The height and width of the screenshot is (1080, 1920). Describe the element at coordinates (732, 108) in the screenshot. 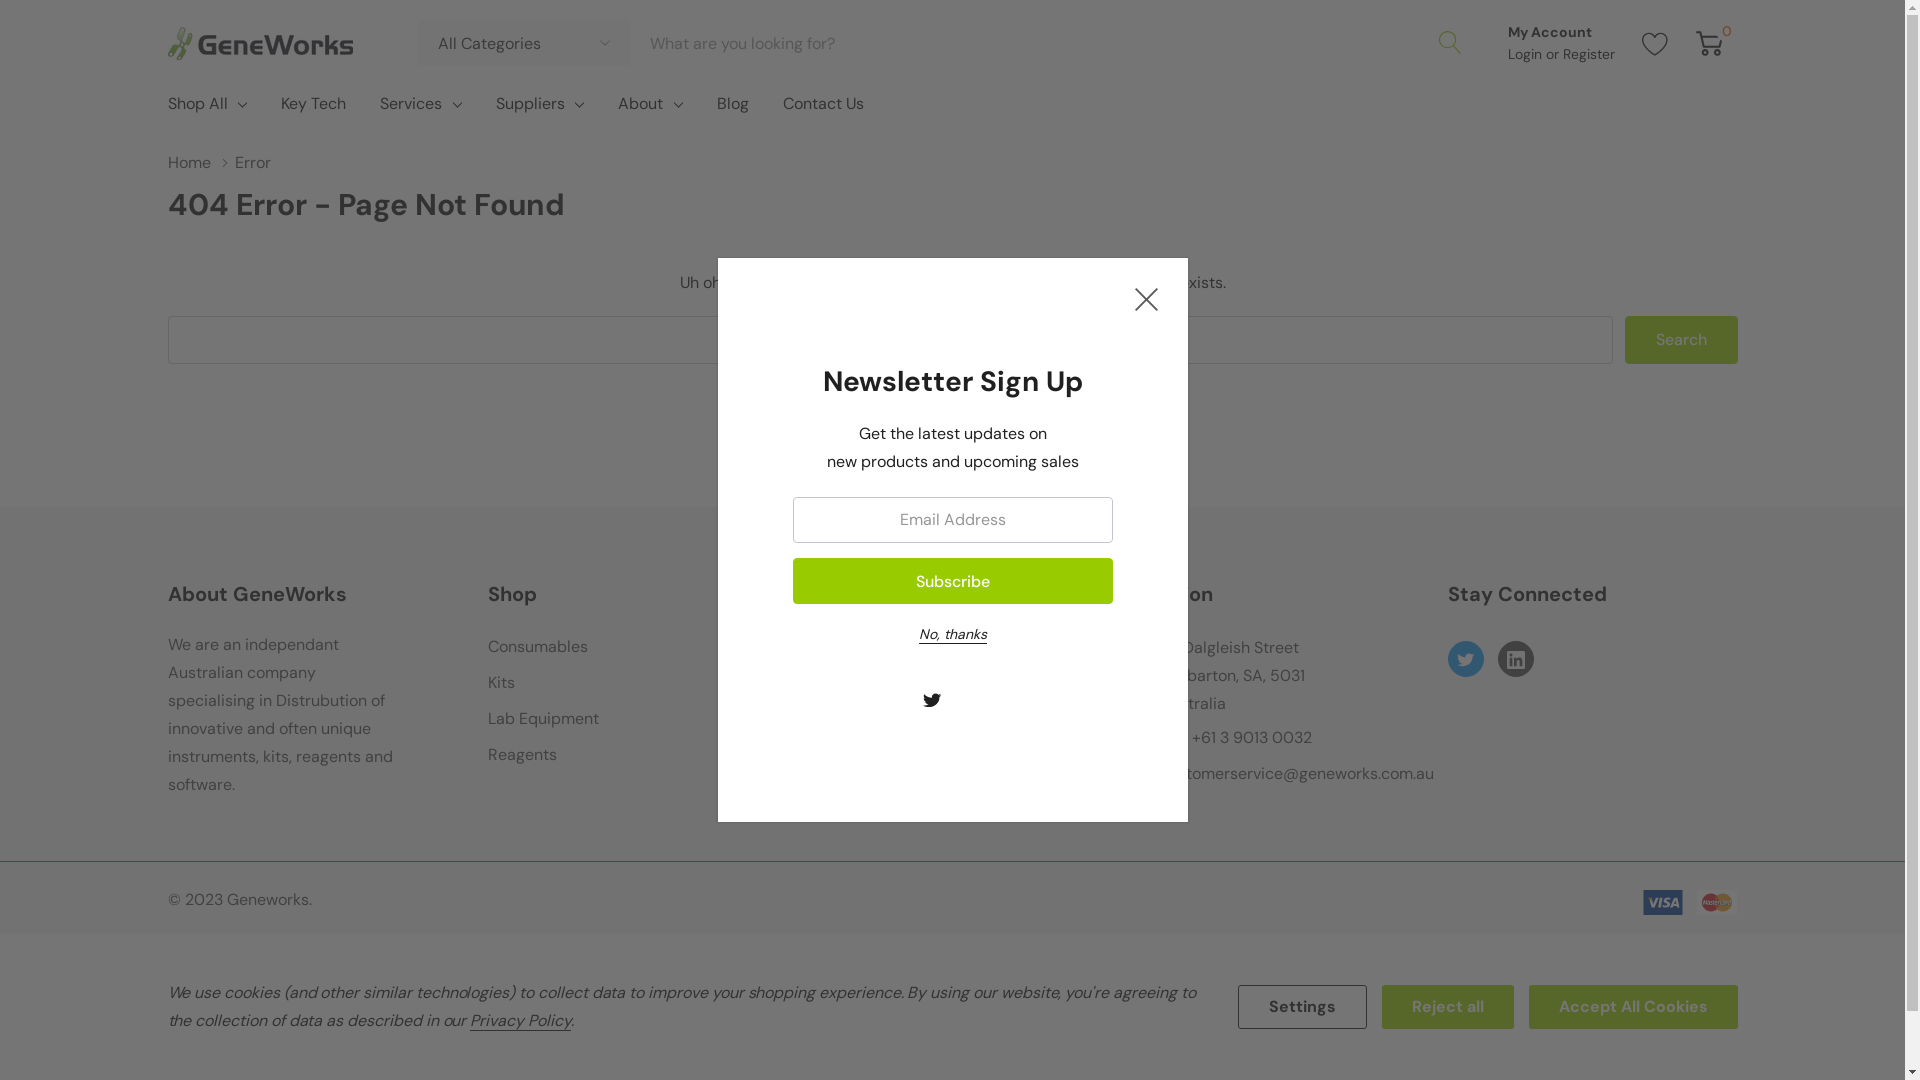

I see `'Blog'` at that location.